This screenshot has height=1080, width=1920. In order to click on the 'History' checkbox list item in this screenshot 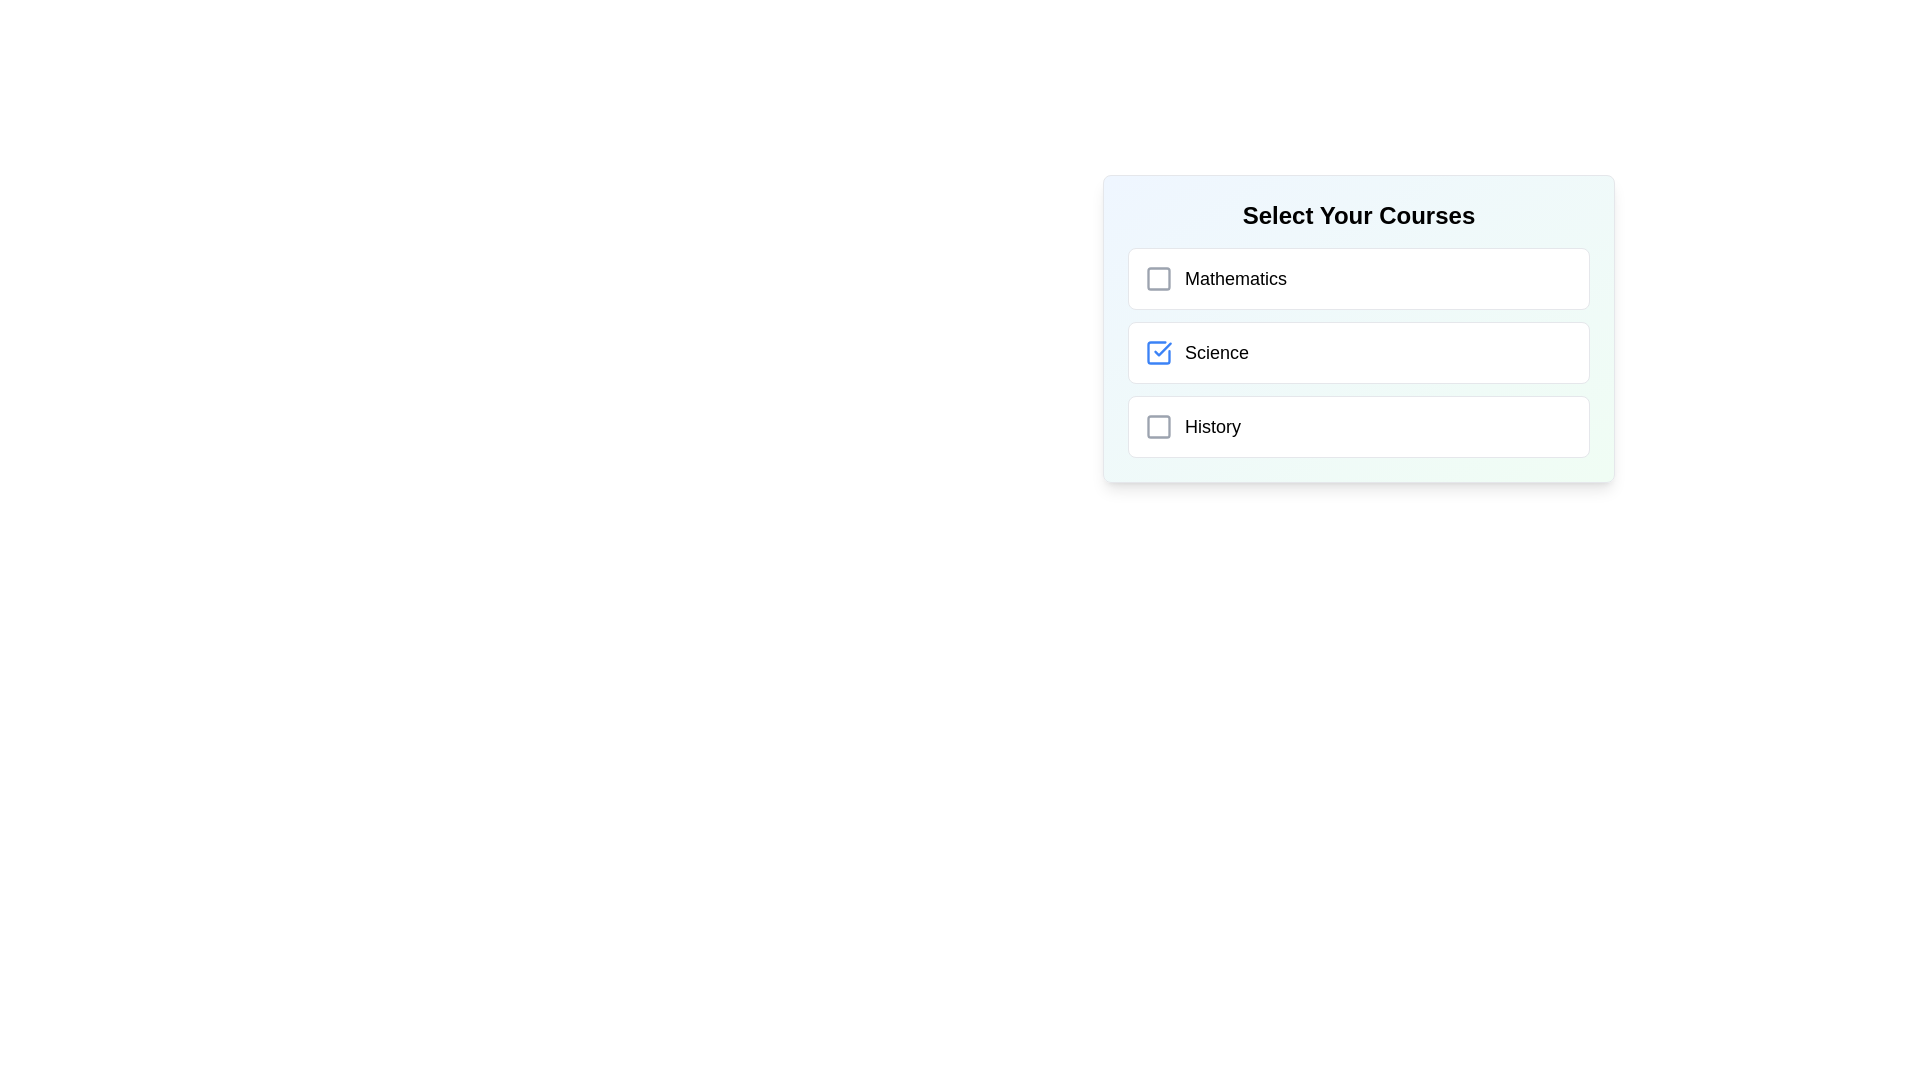, I will do `click(1358, 426)`.